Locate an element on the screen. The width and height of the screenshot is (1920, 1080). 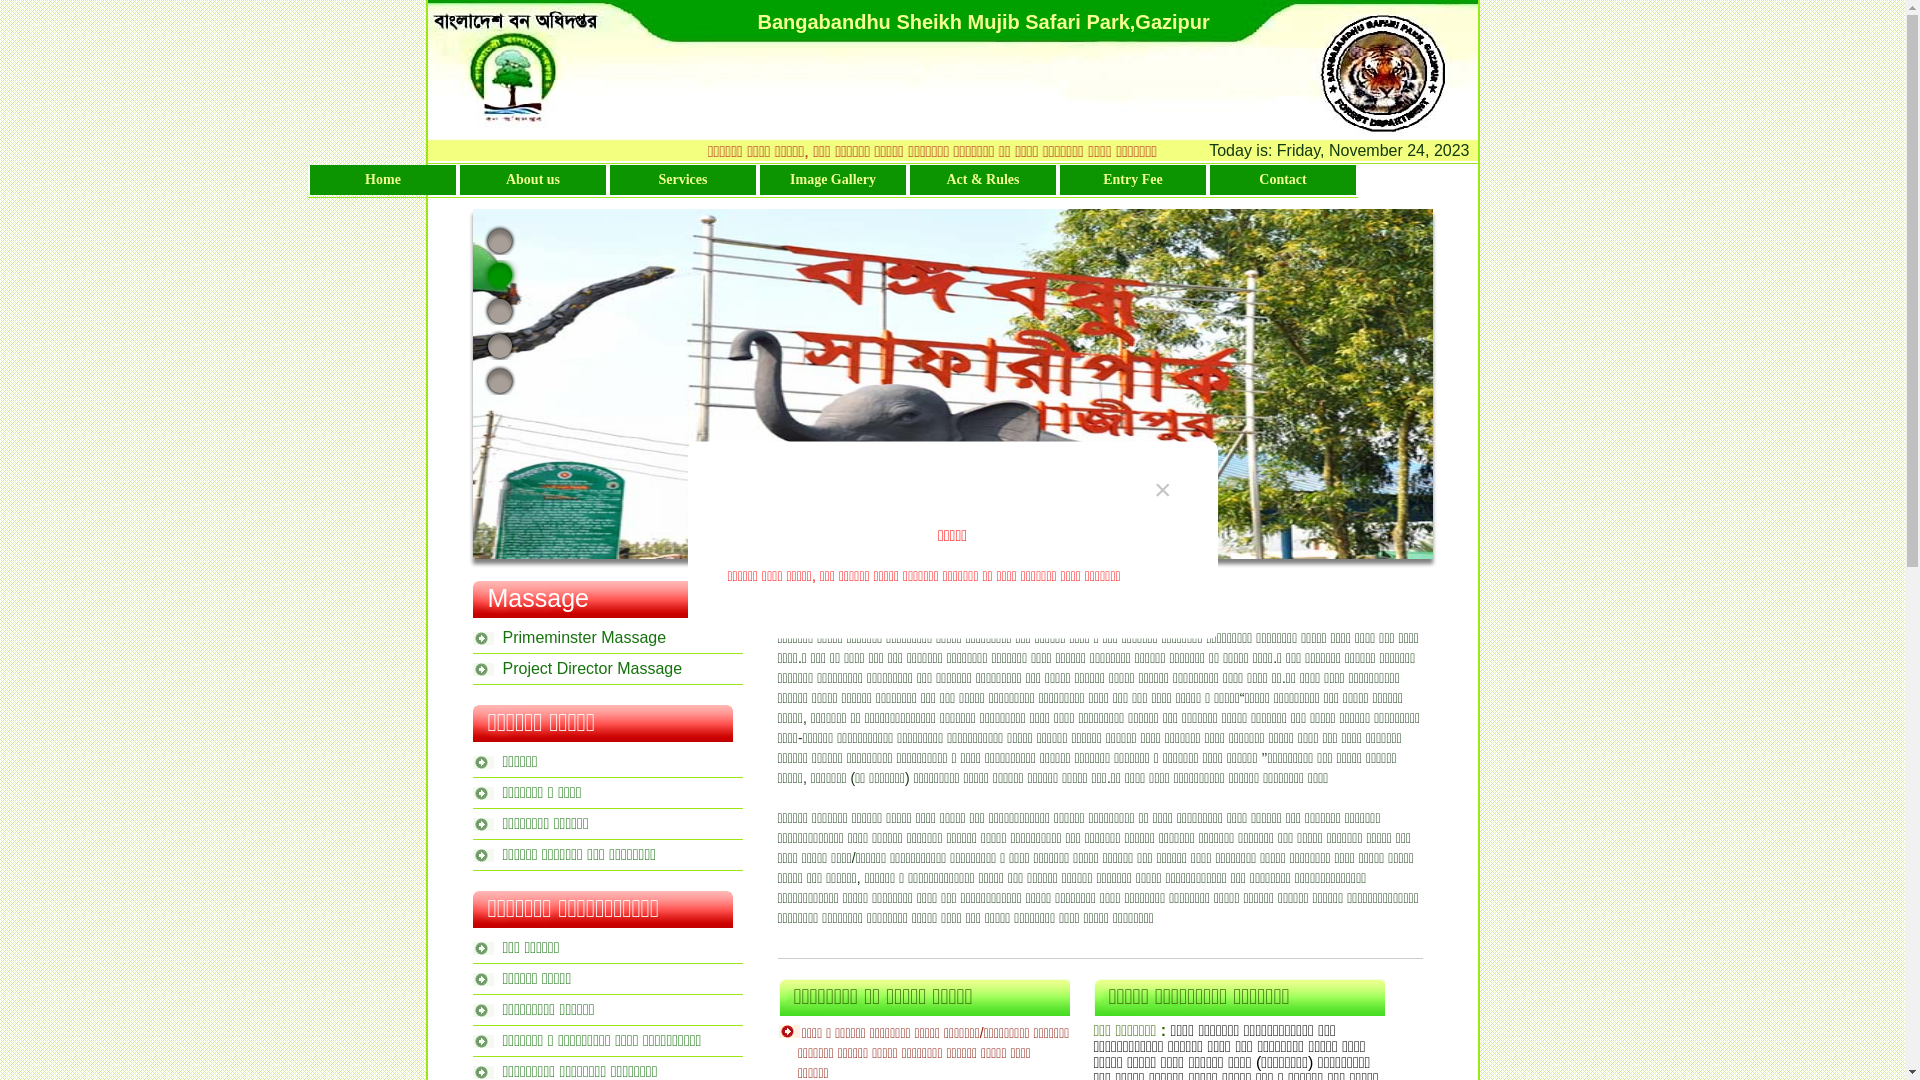
'Home' is located at coordinates (383, 180).